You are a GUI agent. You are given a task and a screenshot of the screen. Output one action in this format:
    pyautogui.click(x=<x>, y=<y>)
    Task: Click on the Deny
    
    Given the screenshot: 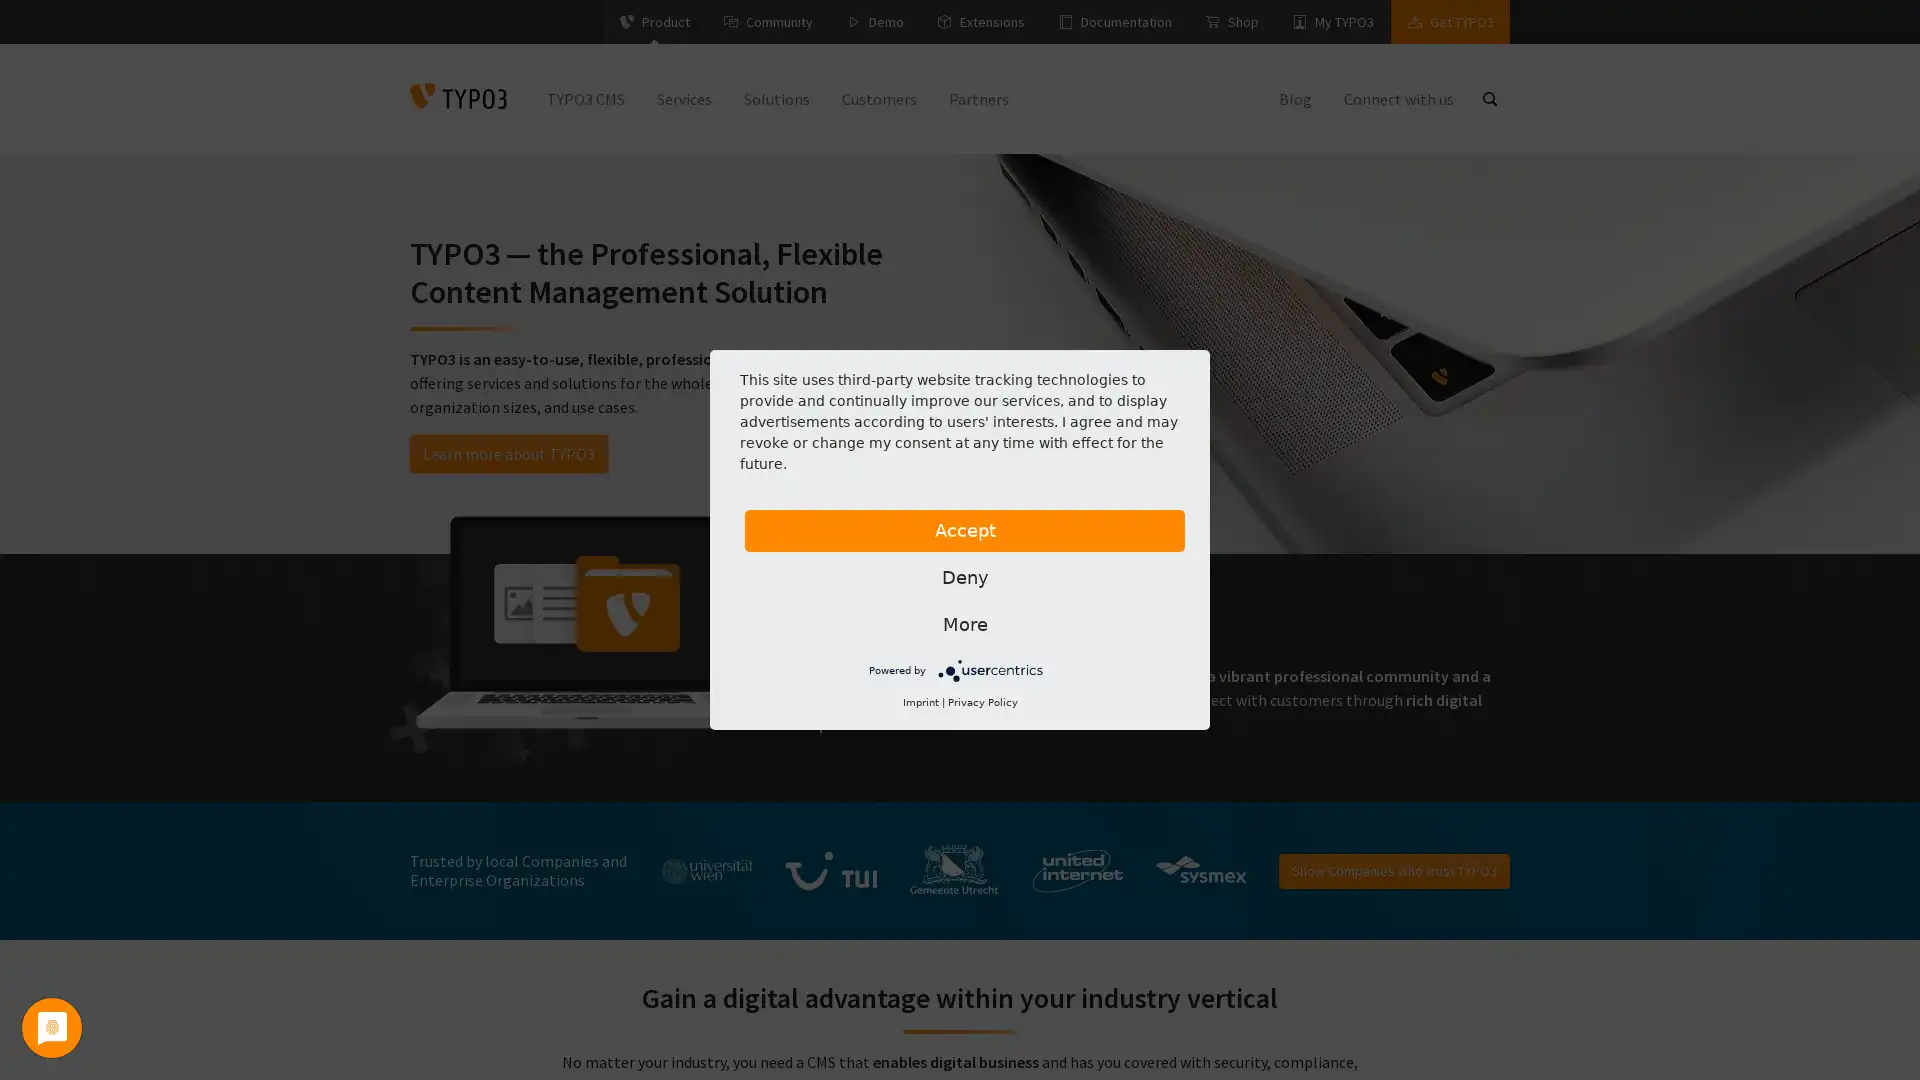 What is the action you would take?
    pyautogui.click(x=964, y=578)
    